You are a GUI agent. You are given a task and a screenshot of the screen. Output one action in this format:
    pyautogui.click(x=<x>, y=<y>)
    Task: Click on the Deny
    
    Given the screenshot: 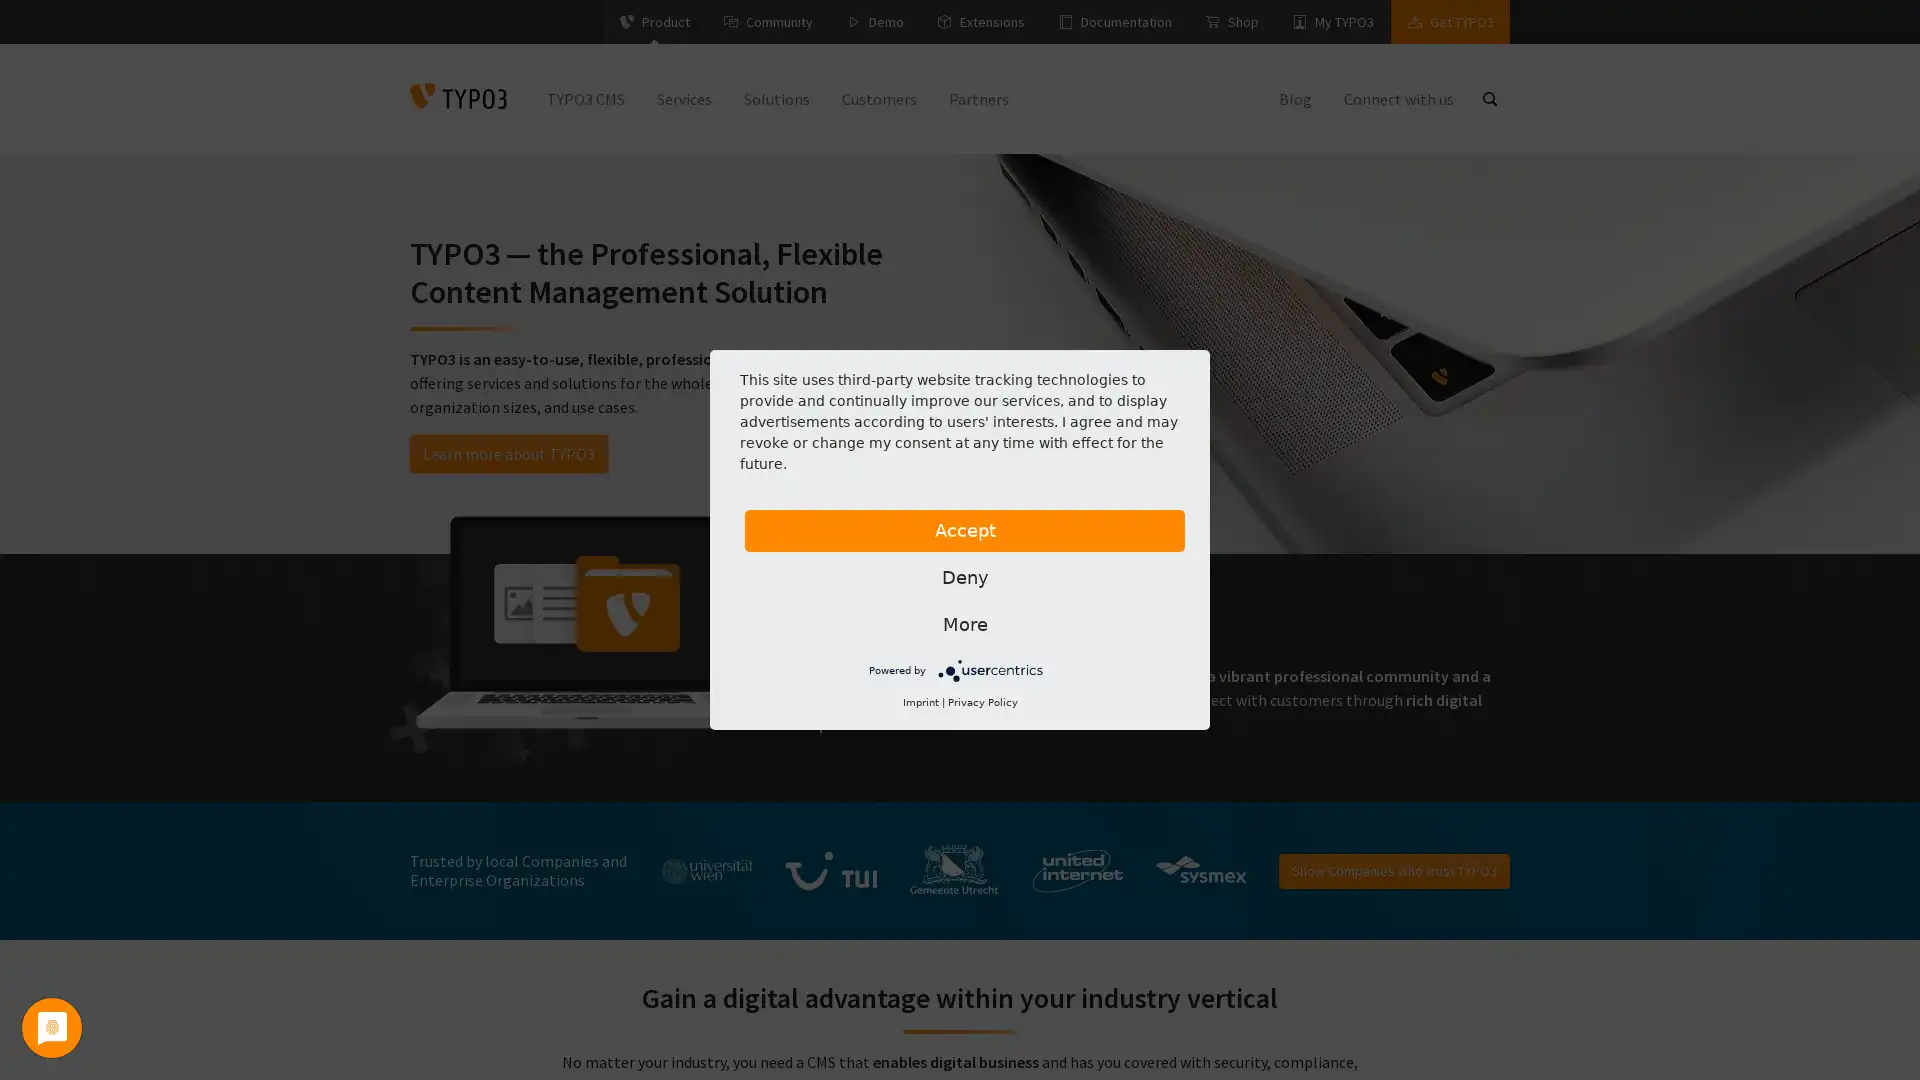 What is the action you would take?
    pyautogui.click(x=964, y=578)
    